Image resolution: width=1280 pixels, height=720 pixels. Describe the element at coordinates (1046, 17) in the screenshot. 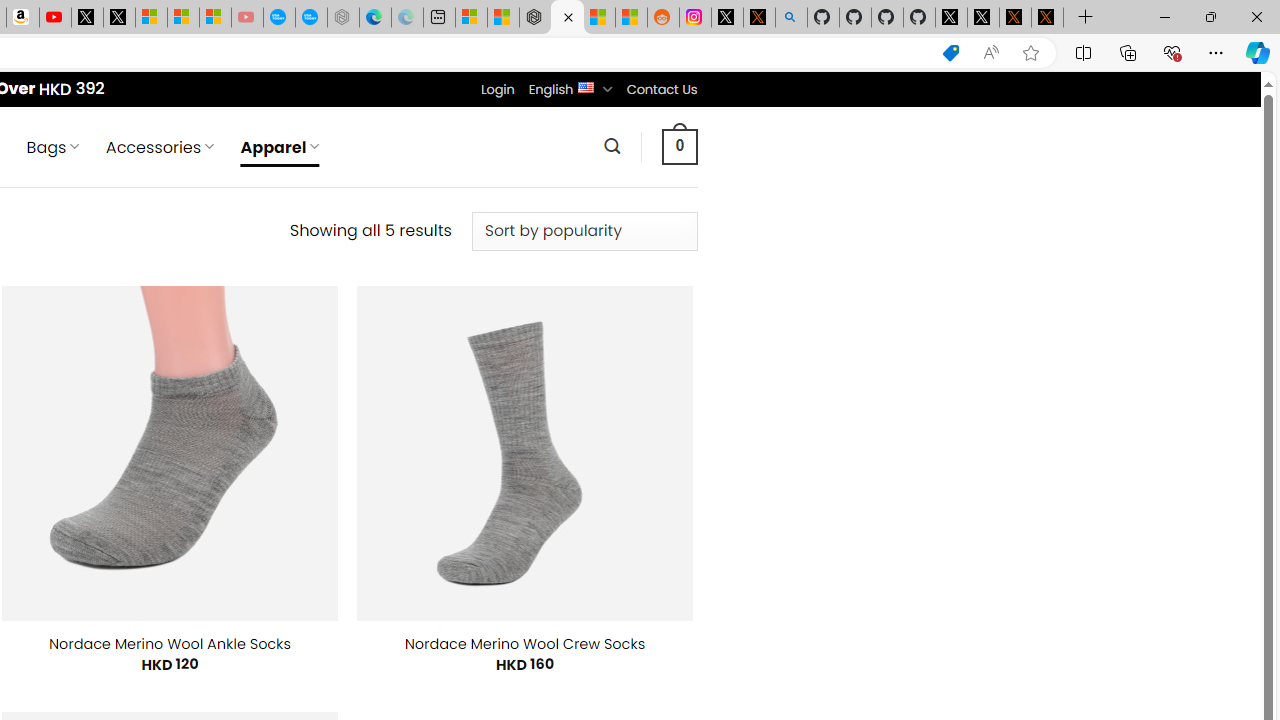

I see `'X Privacy Policy'` at that location.